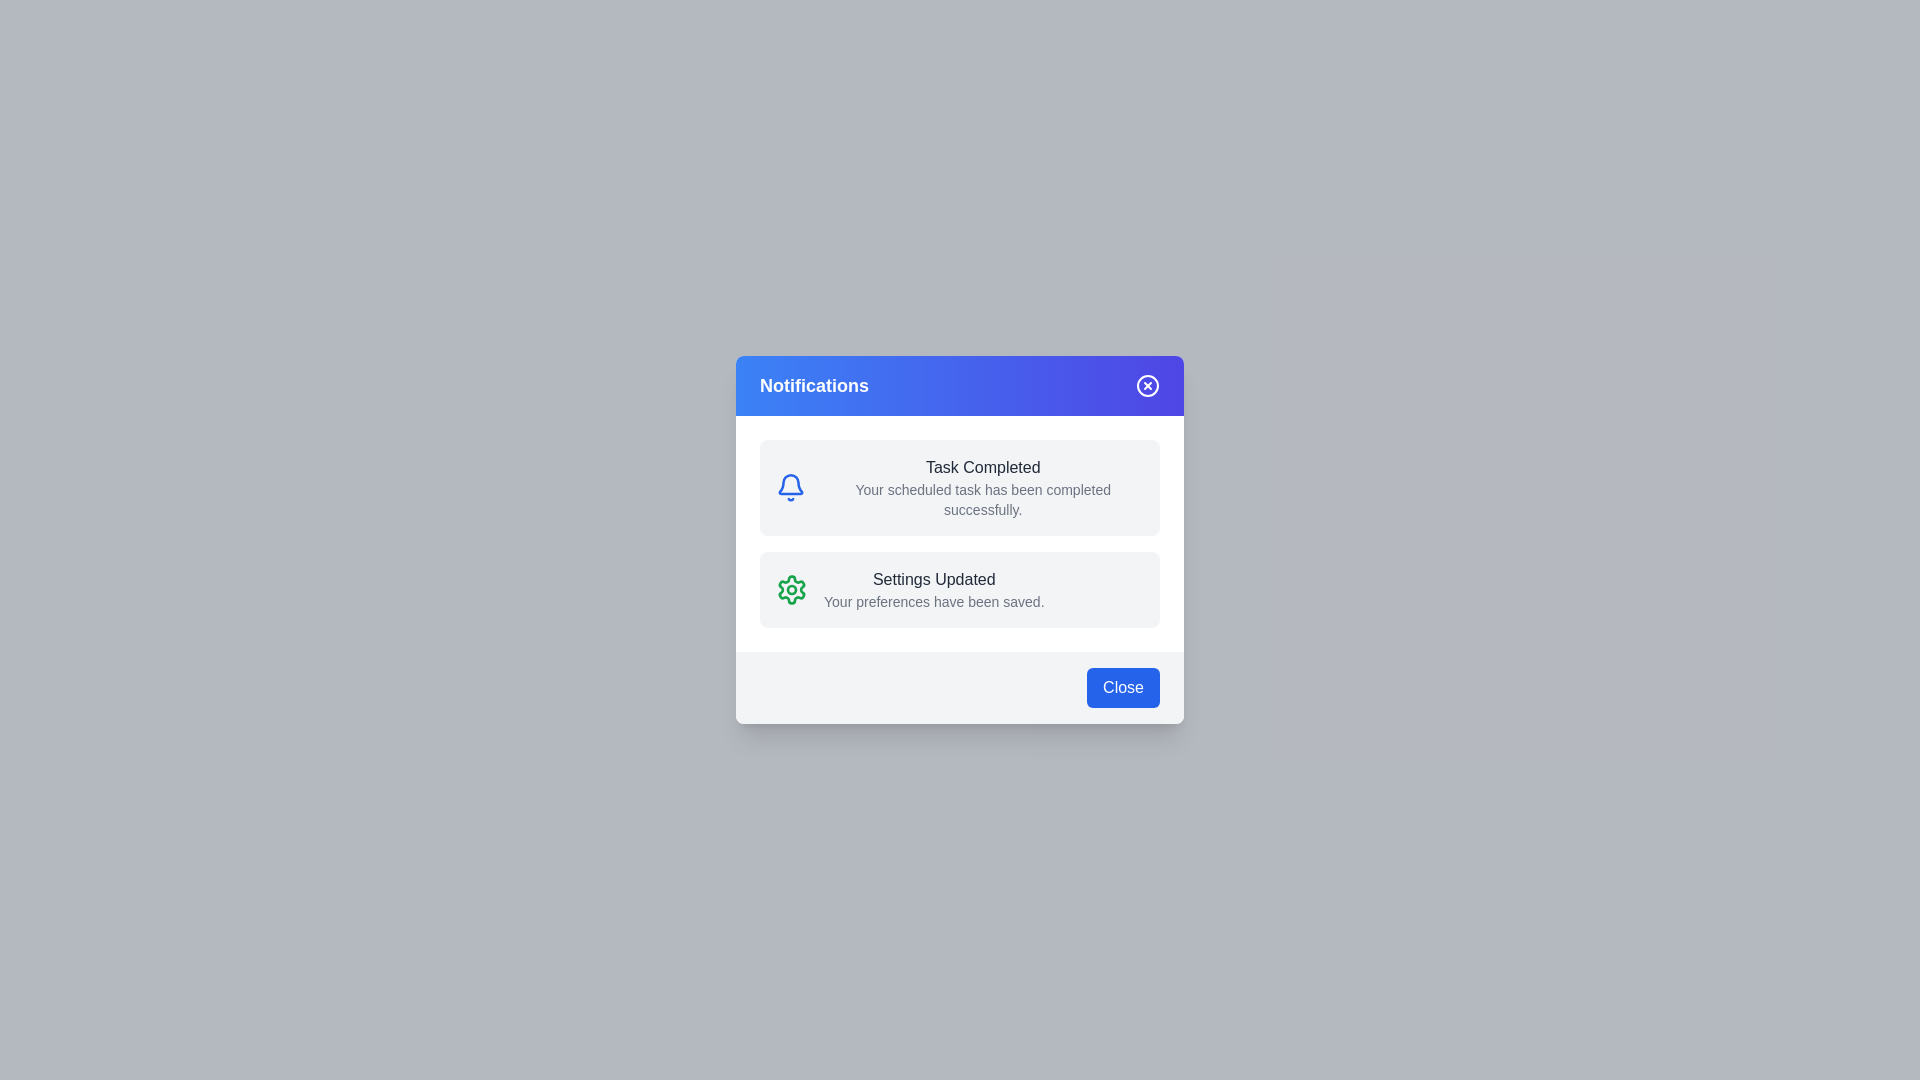 The width and height of the screenshot is (1920, 1080). Describe the element at coordinates (960, 488) in the screenshot. I see `the 'Task Completed' notification to focus on its description` at that location.